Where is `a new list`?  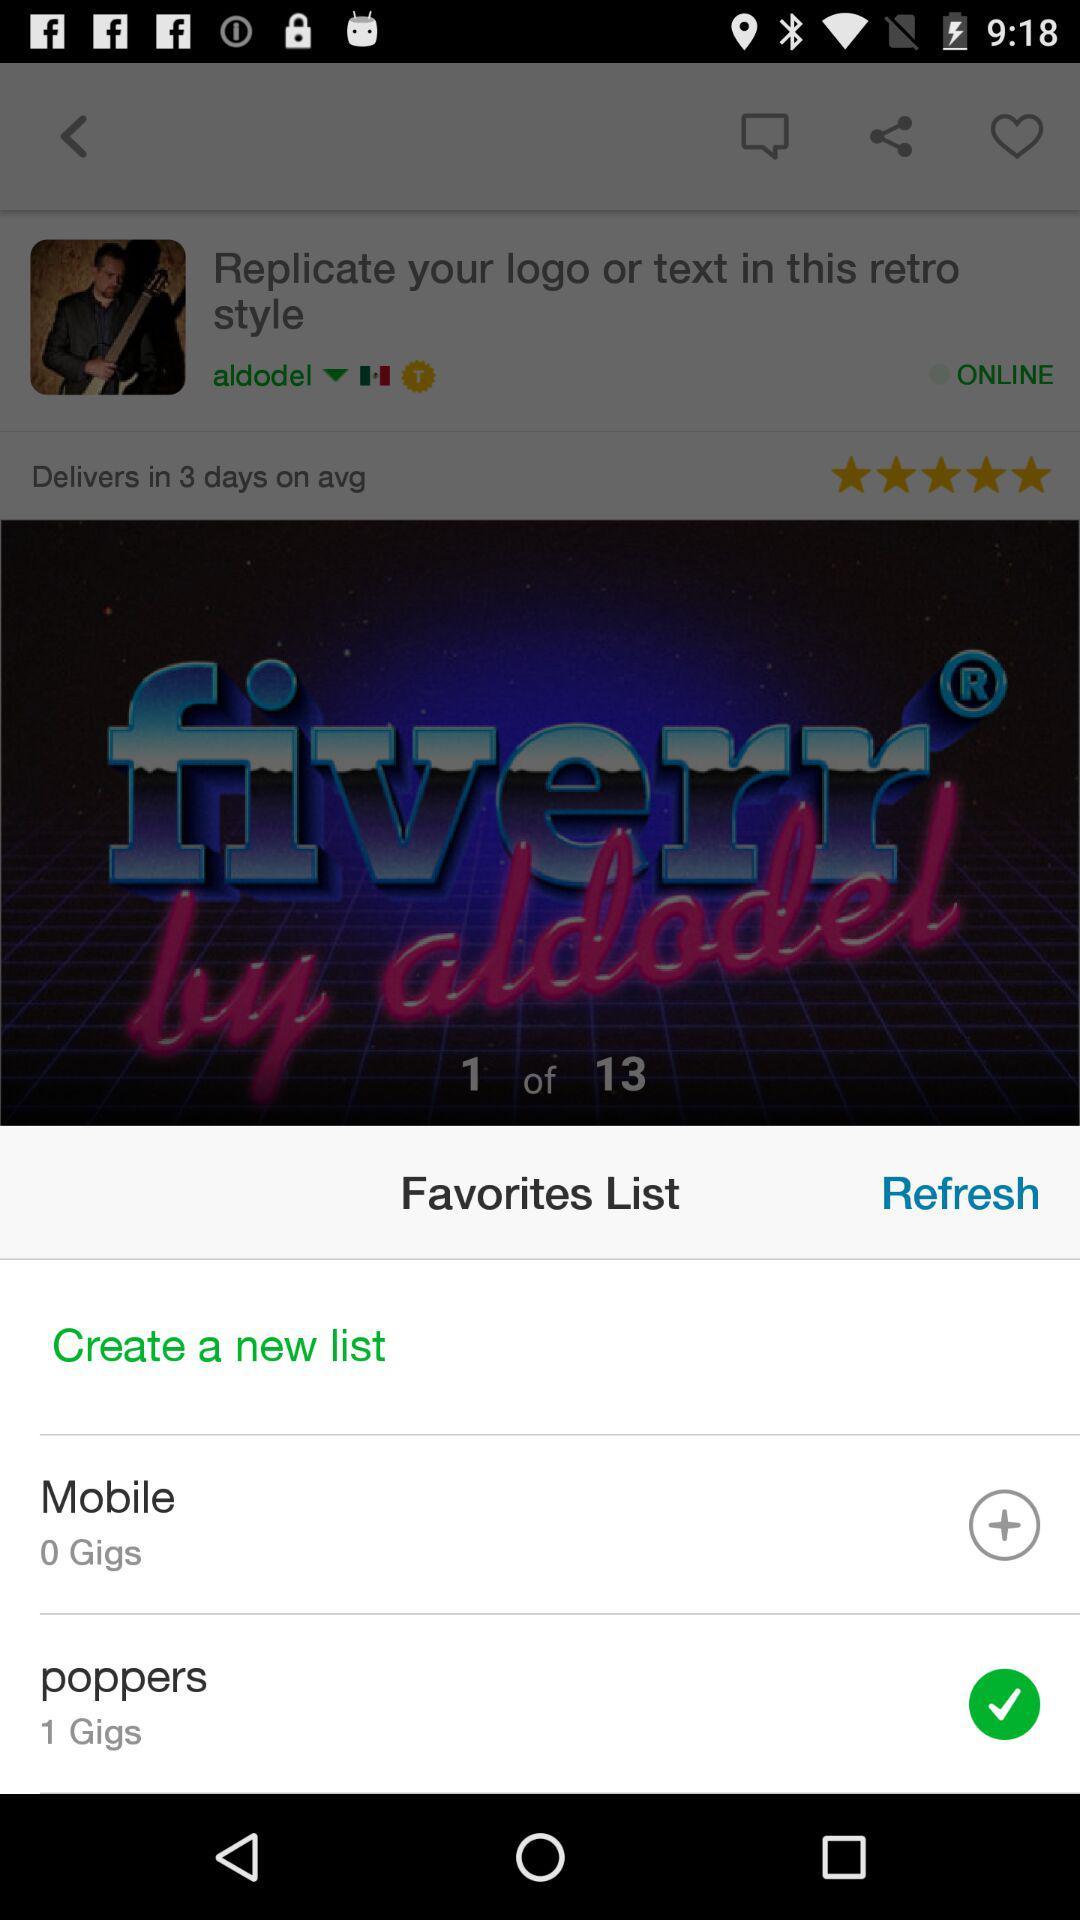 a new list is located at coordinates (540, 1347).